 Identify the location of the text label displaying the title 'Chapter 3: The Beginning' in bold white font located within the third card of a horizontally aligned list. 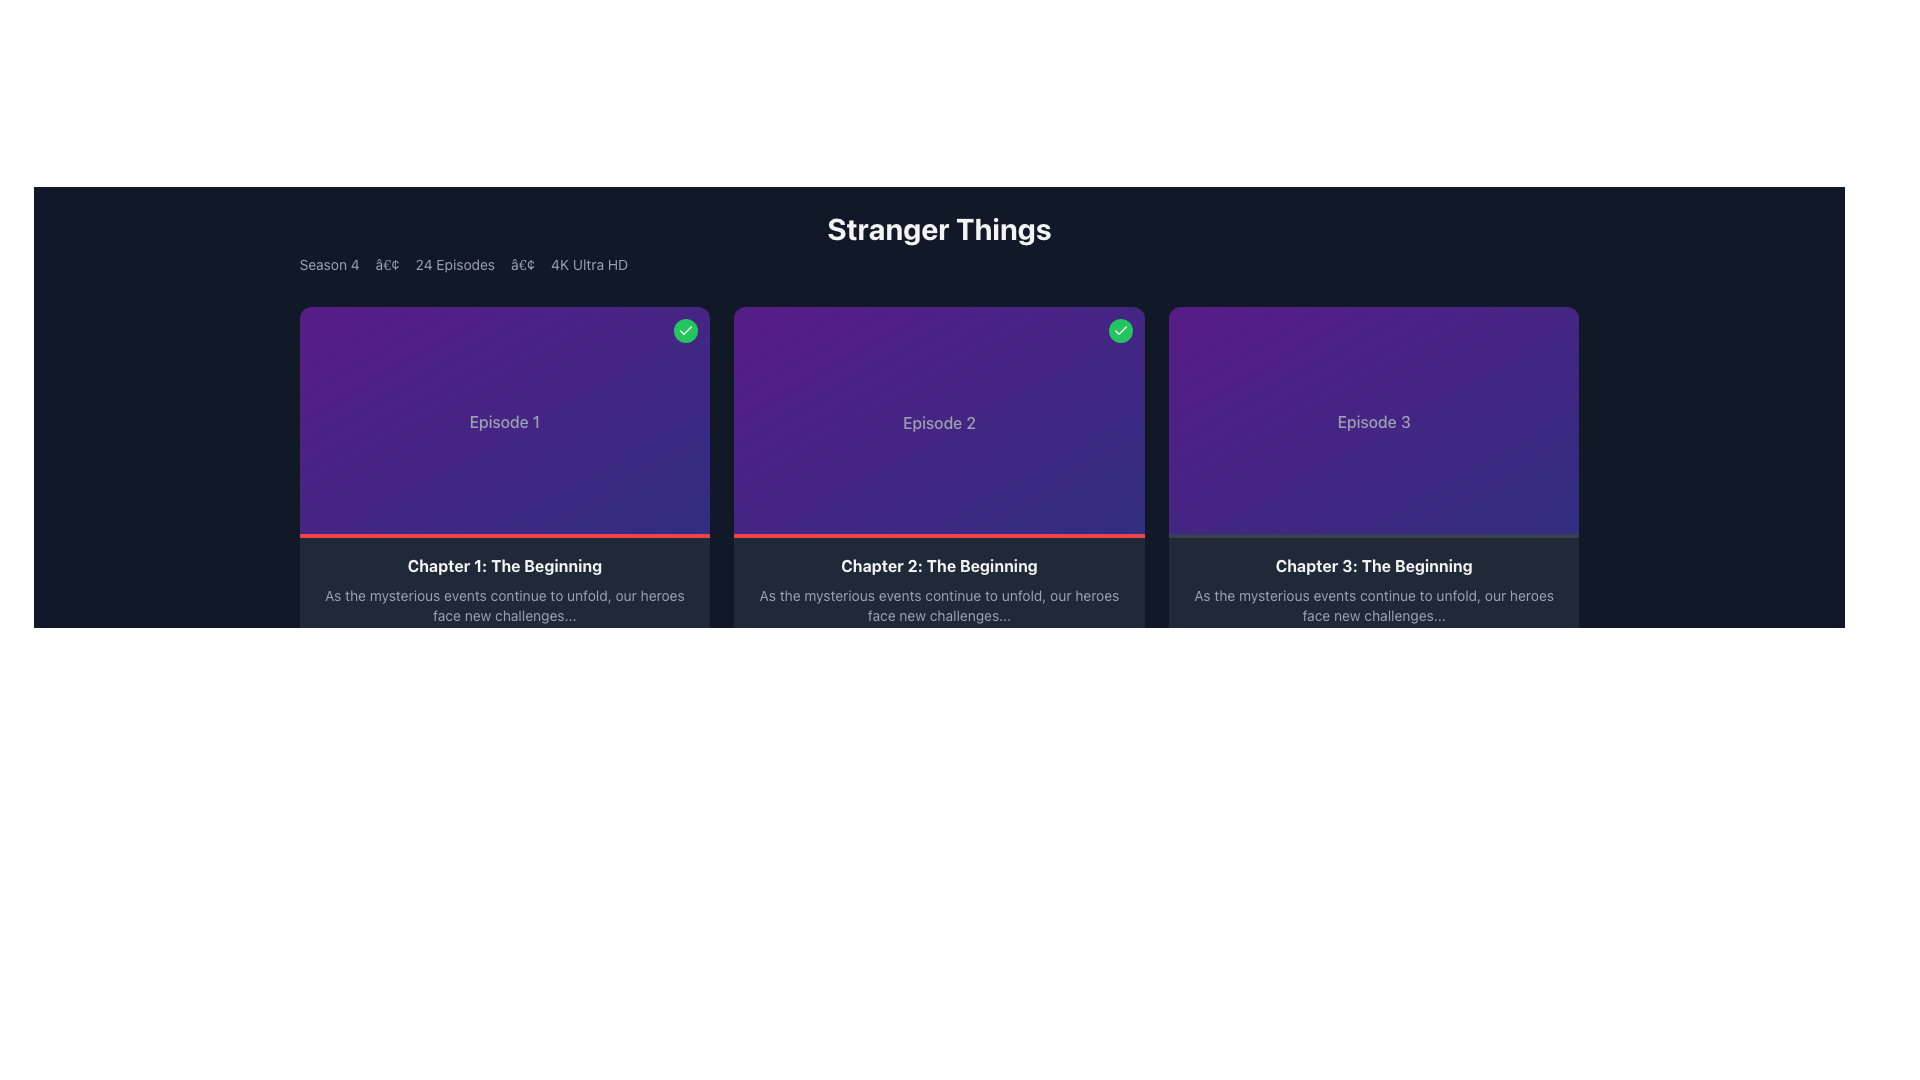
(1373, 566).